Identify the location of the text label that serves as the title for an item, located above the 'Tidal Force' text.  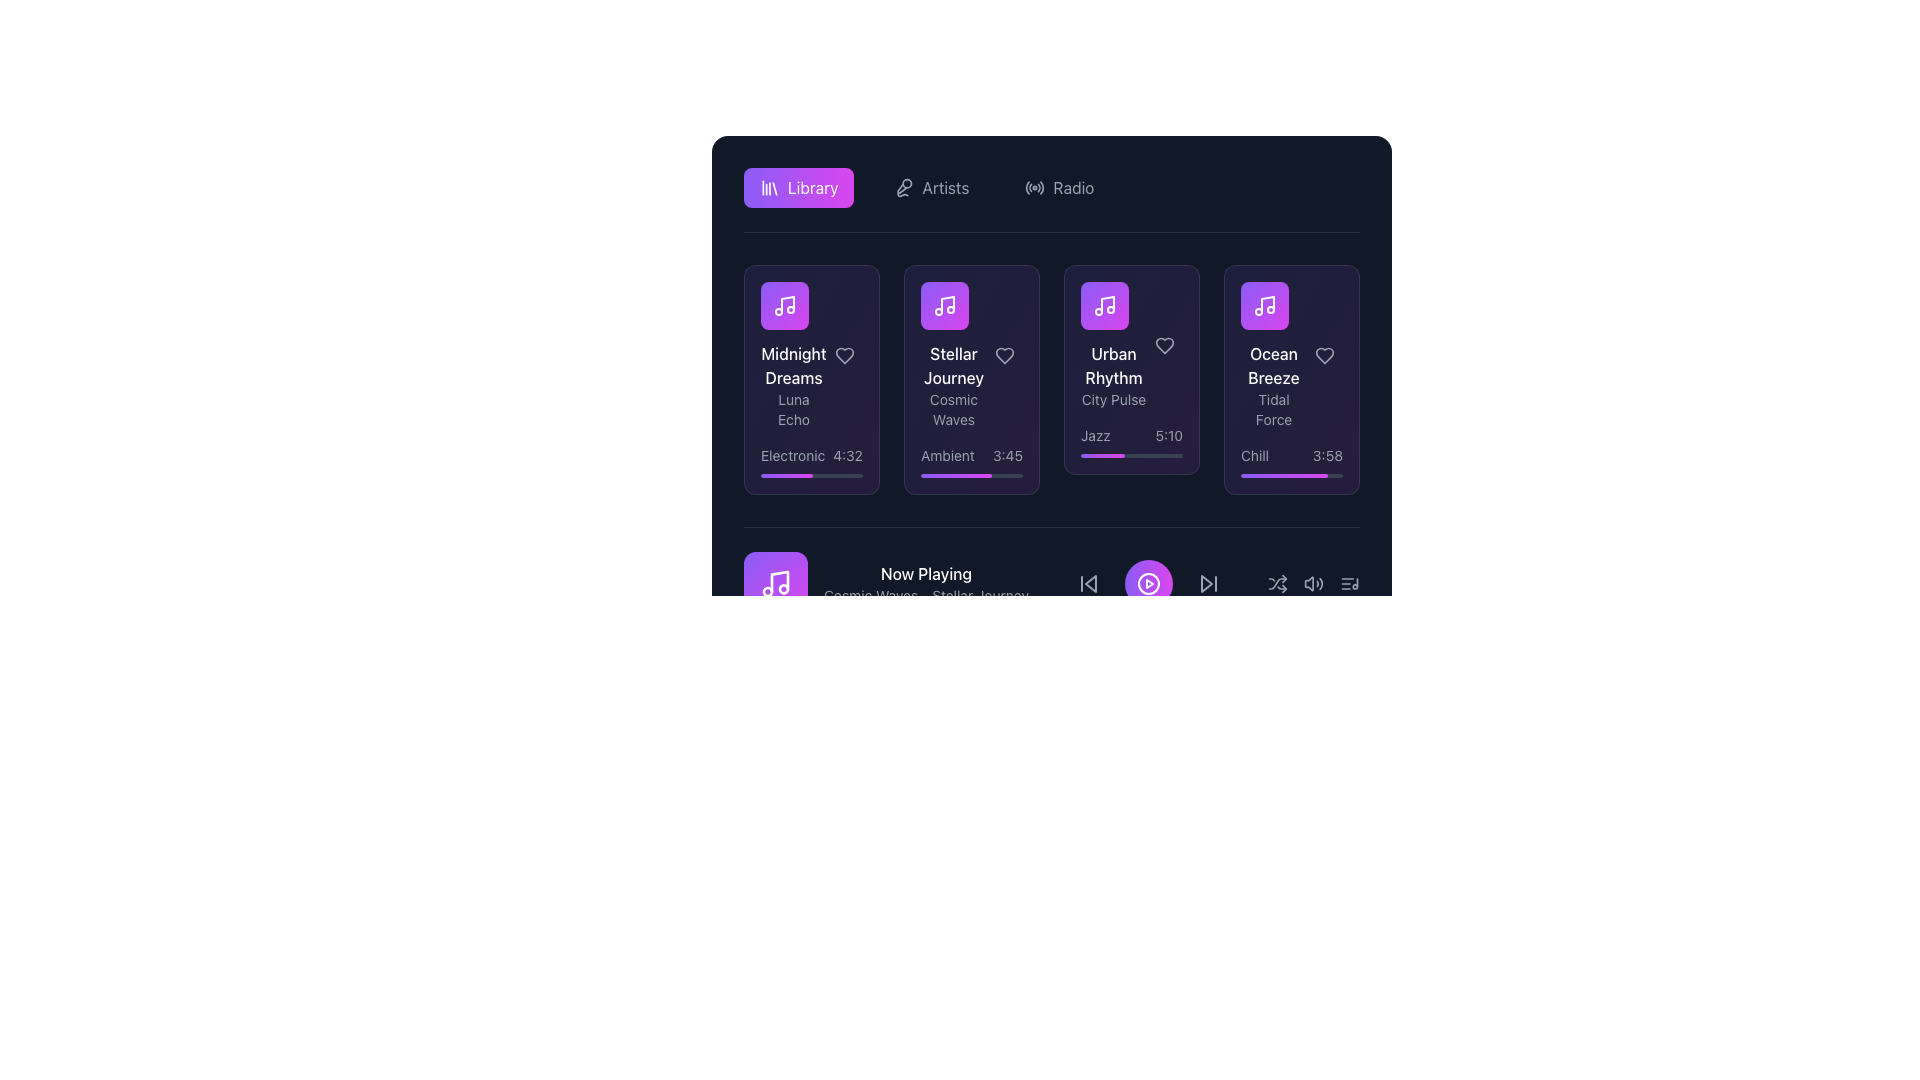
(1272, 366).